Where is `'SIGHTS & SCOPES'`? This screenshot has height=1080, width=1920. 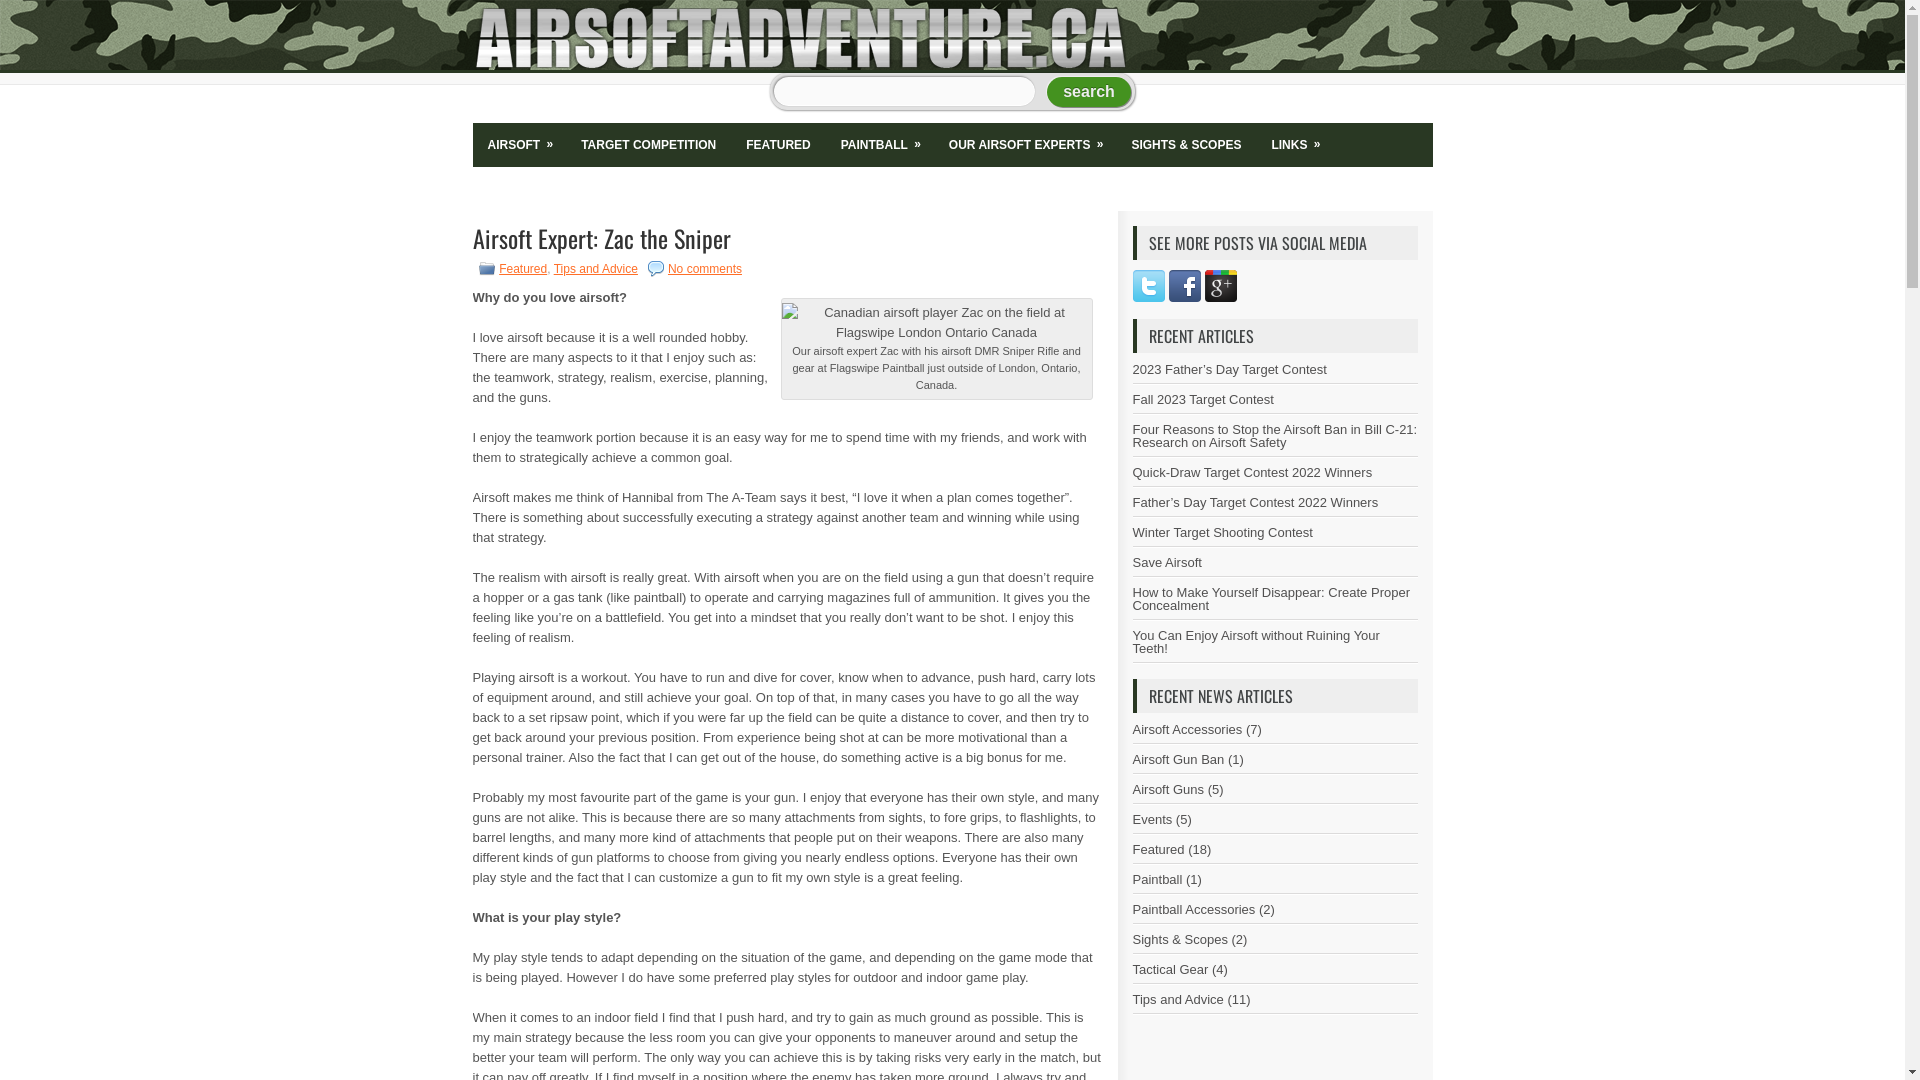 'SIGHTS & SCOPES' is located at coordinates (1185, 144).